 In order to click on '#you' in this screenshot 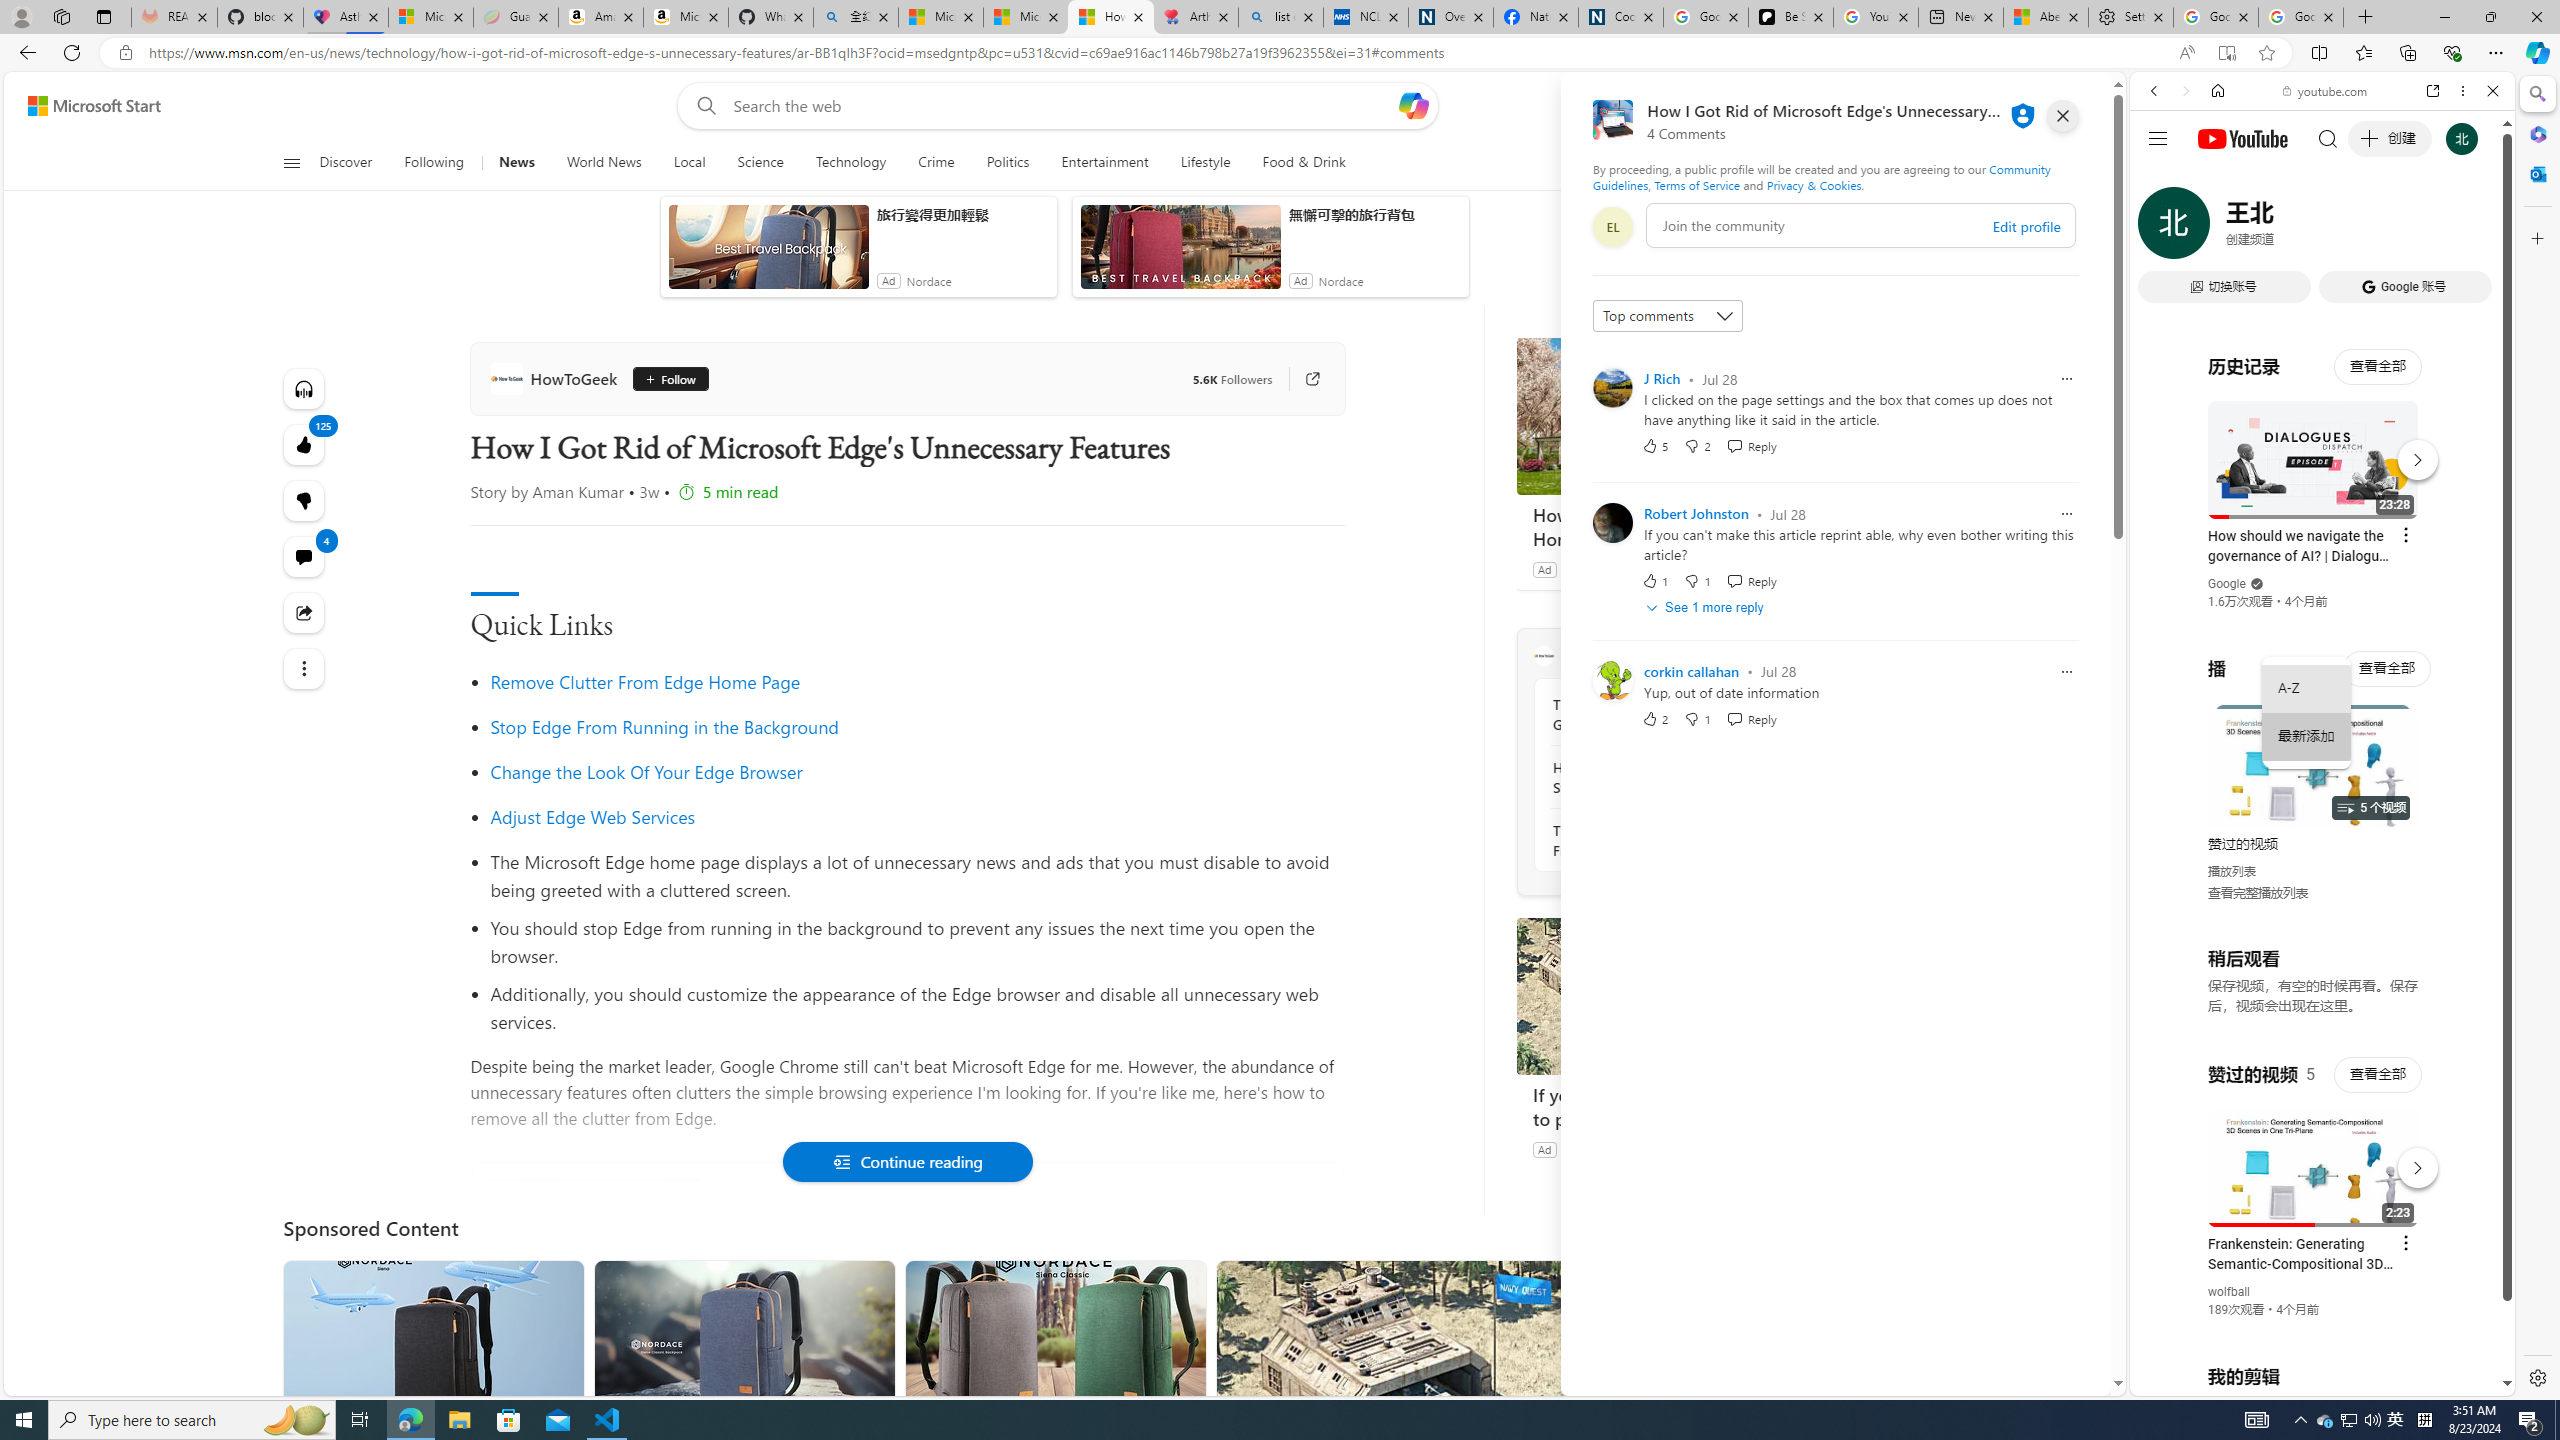, I will do `click(2314, 1158)`.